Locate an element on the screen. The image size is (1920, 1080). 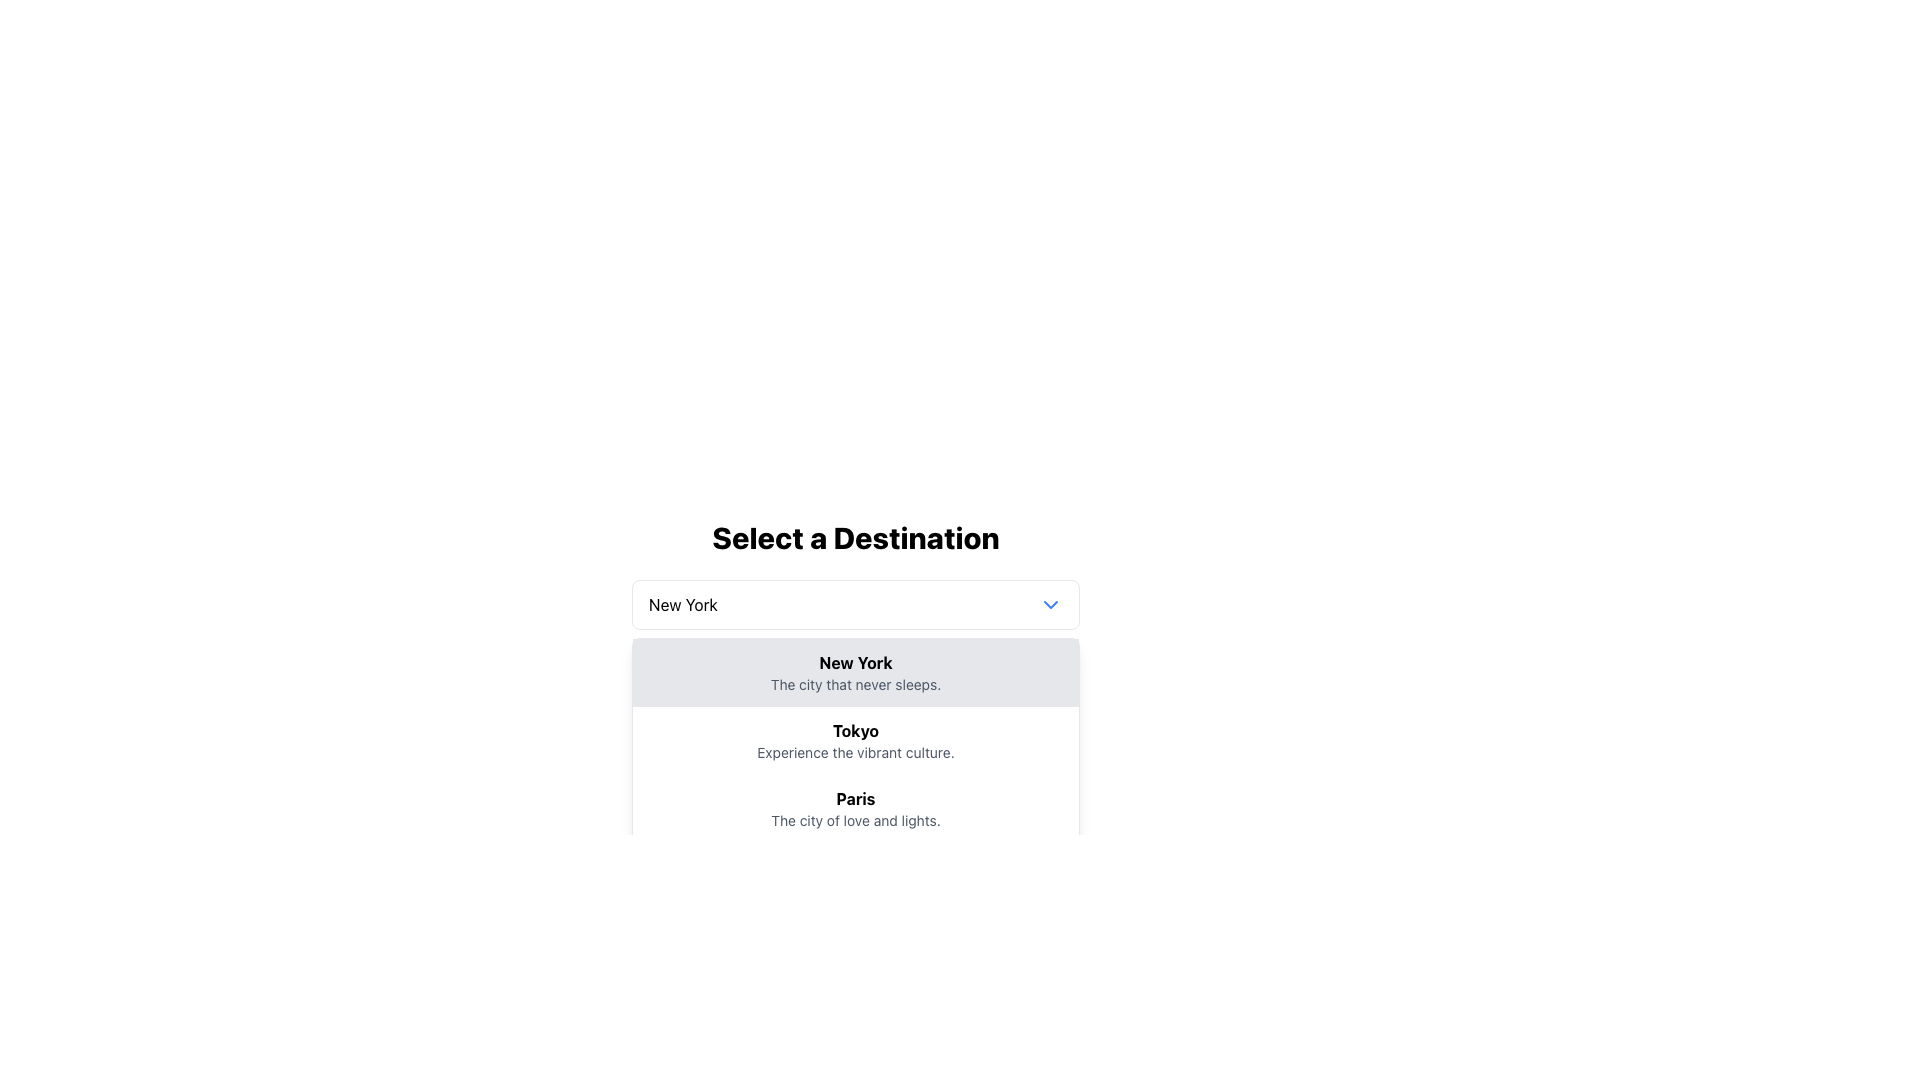
the third item in the dropdown menu is located at coordinates (855, 808).